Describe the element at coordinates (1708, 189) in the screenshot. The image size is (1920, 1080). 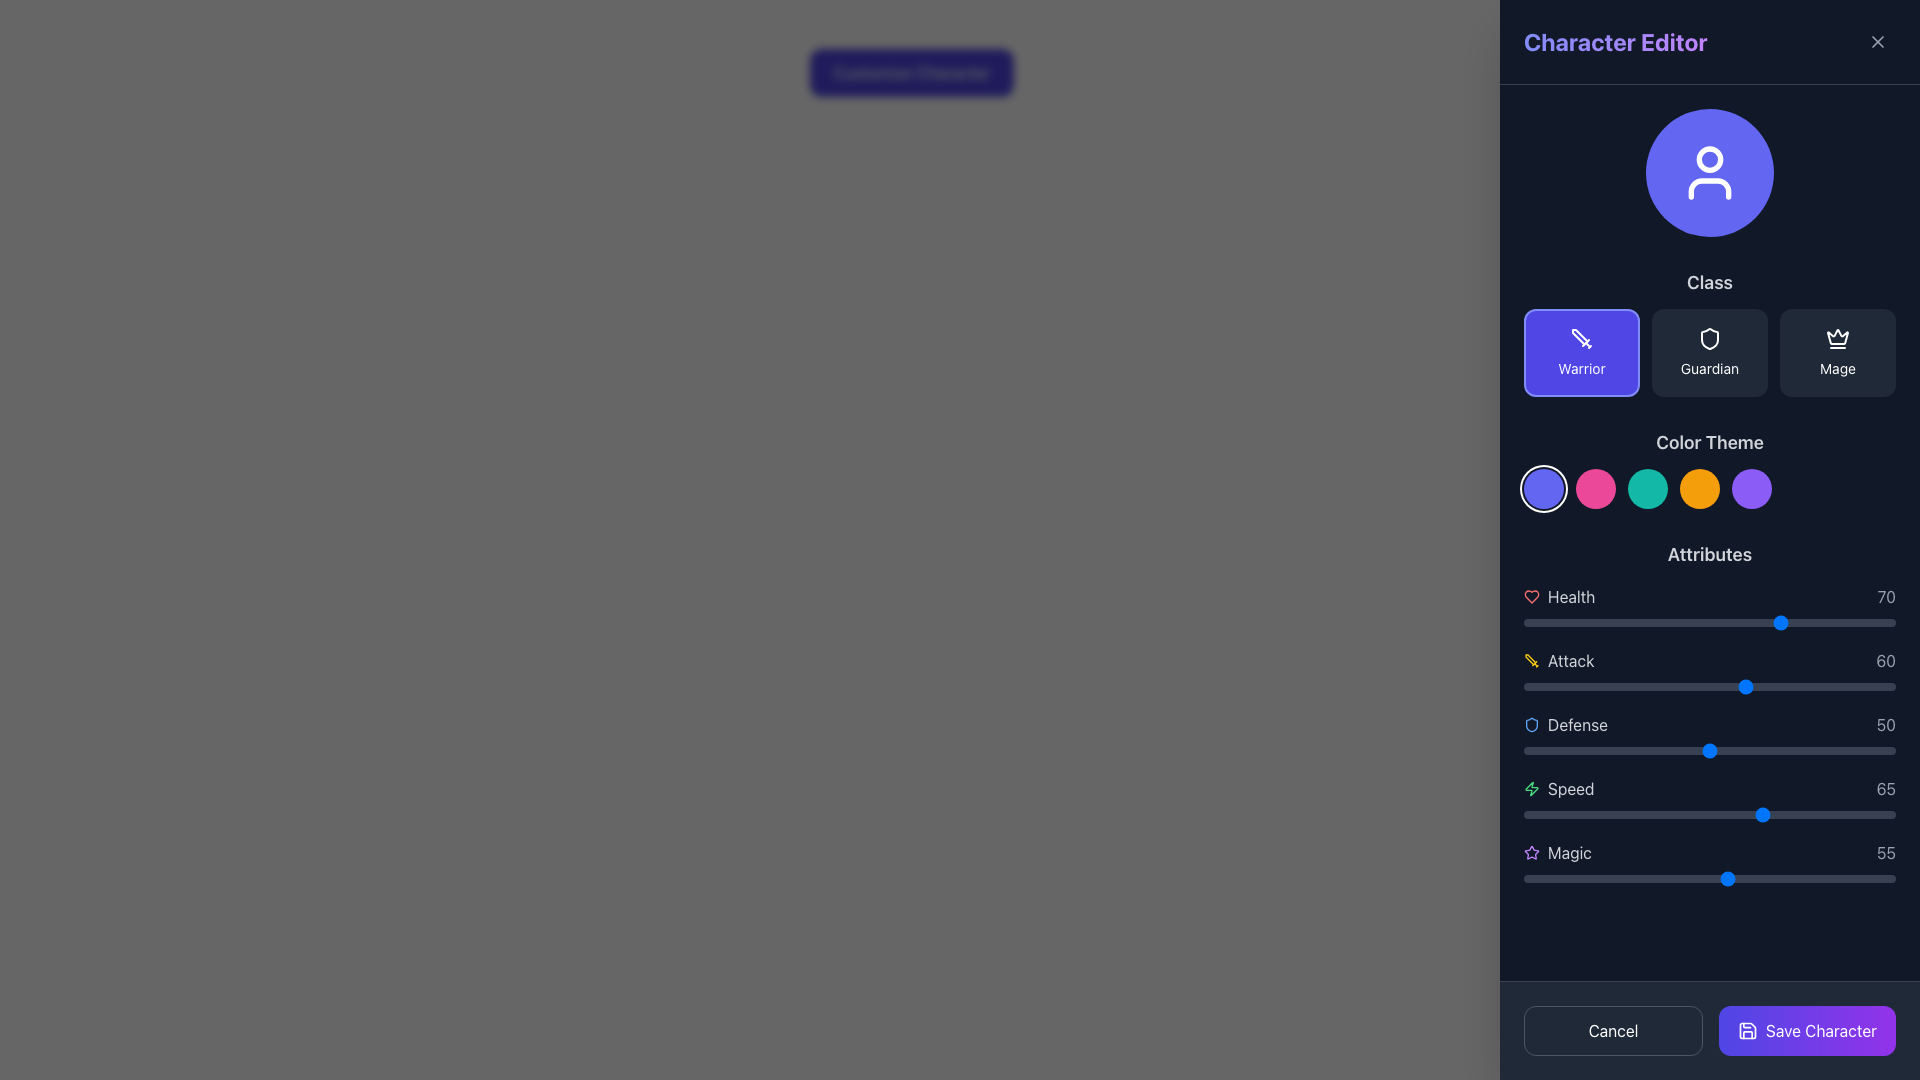
I see `the lower portion of the user icon, which is a decorative graphical element shaped like a horizontal arc or crescent, representing the shoulders or torso of a stylized user figure` at that location.